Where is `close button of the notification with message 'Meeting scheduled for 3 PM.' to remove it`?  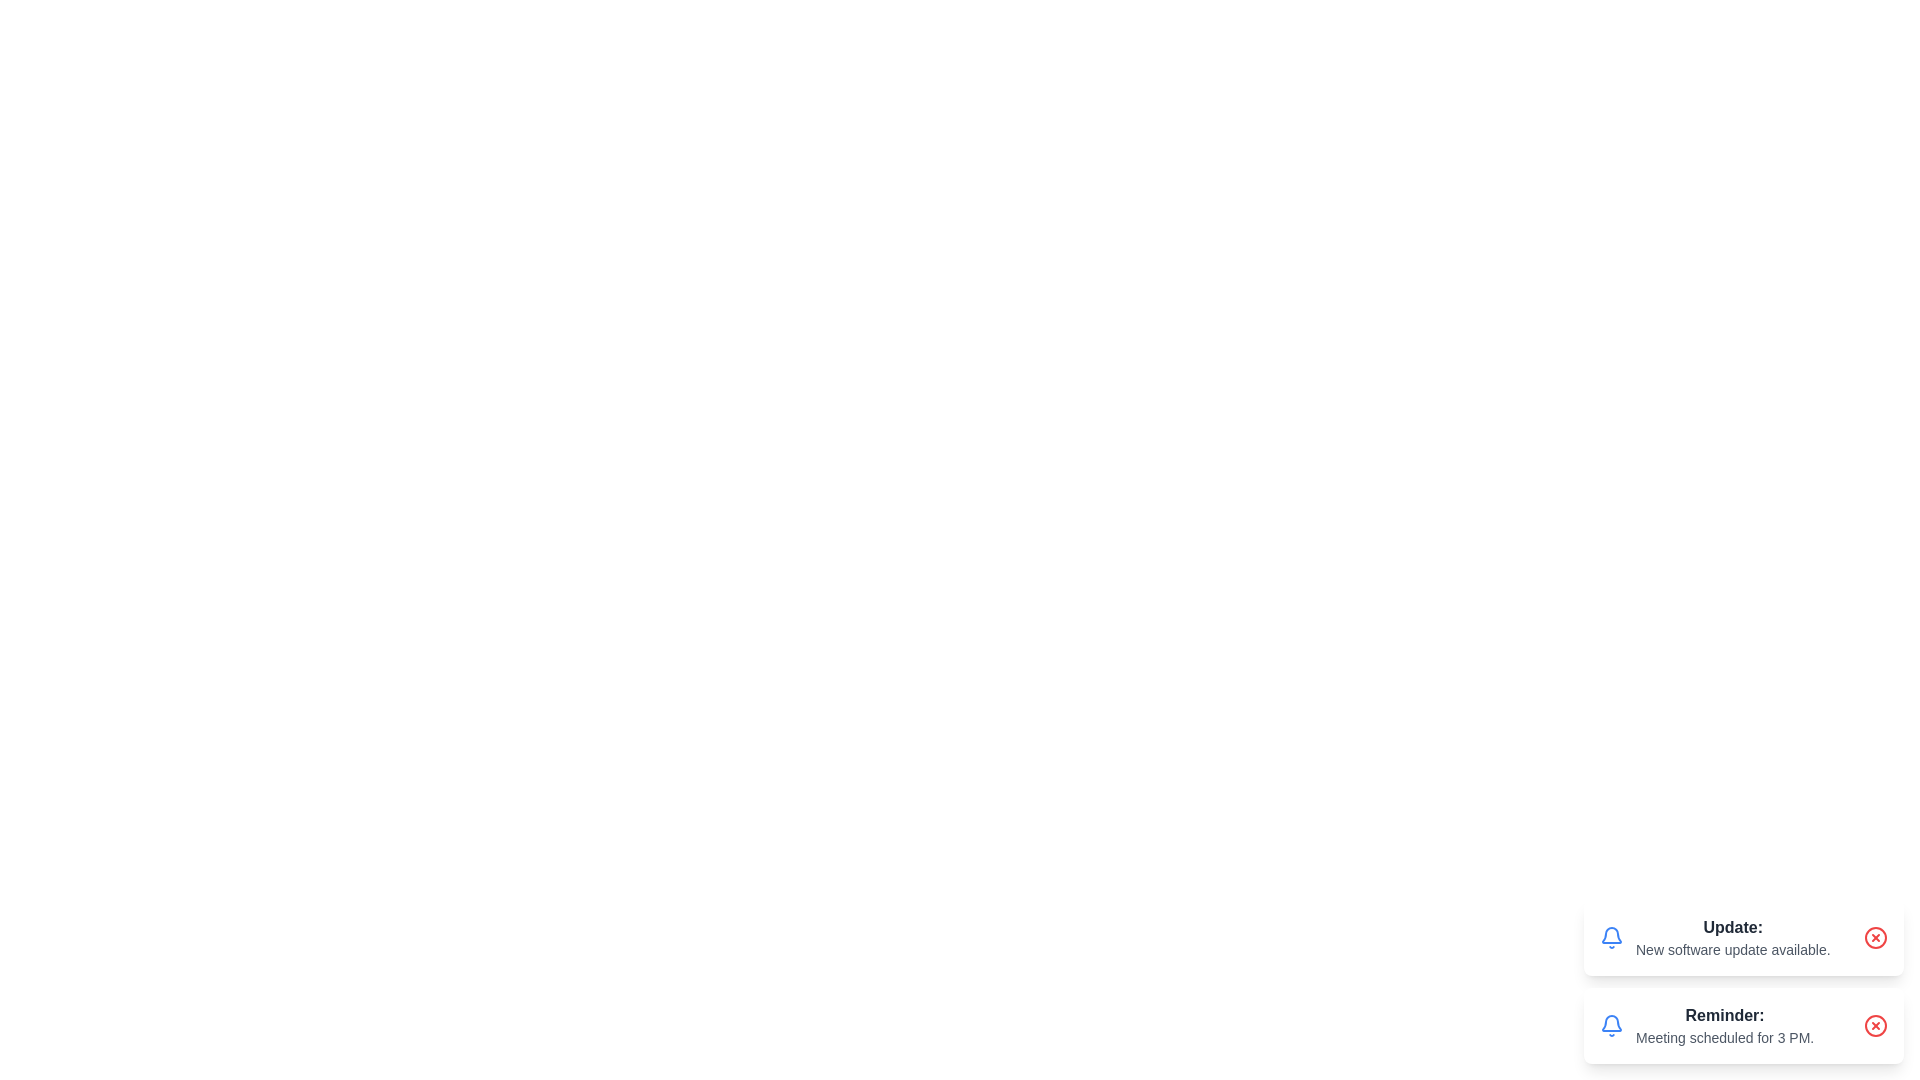 close button of the notification with message 'Meeting scheduled for 3 PM.' to remove it is located at coordinates (1875, 1026).